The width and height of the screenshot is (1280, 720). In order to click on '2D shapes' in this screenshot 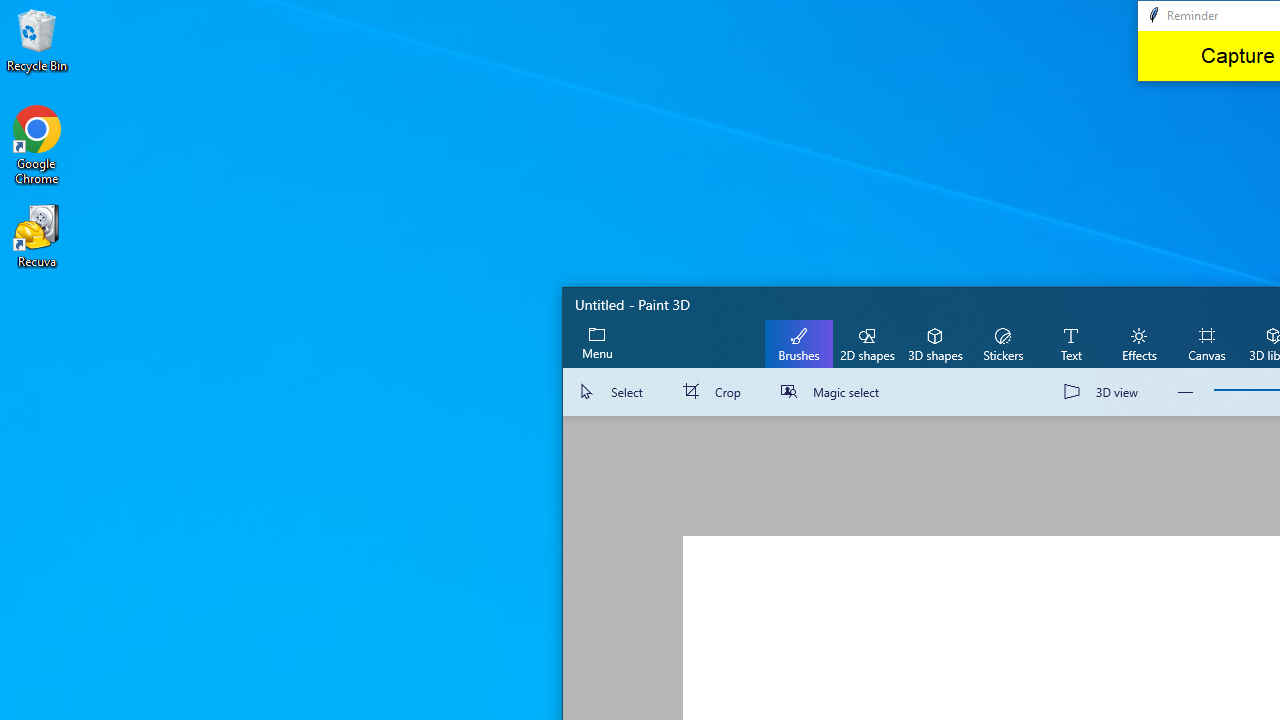, I will do `click(867, 342)`.